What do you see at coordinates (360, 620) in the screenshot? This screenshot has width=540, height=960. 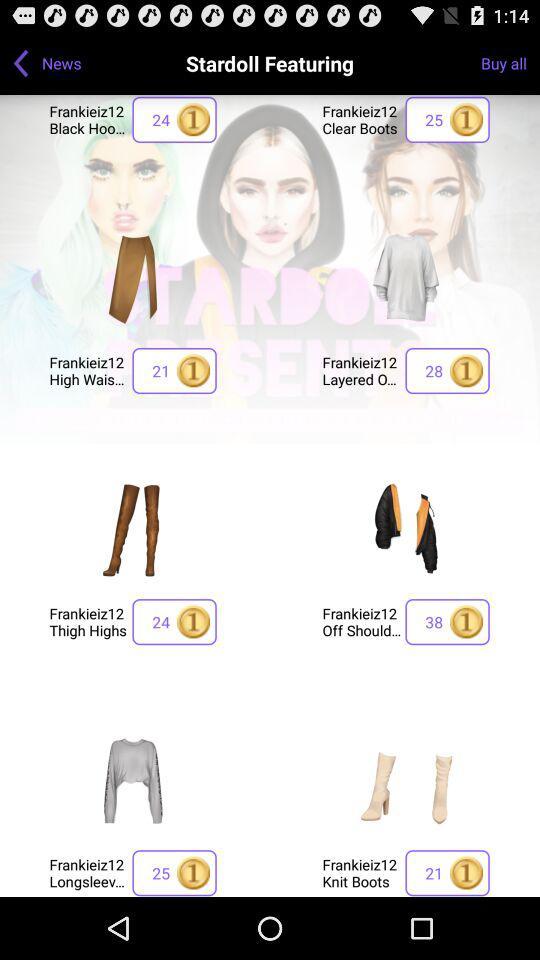 I see `frankieiz12 off shoulder icon` at bounding box center [360, 620].